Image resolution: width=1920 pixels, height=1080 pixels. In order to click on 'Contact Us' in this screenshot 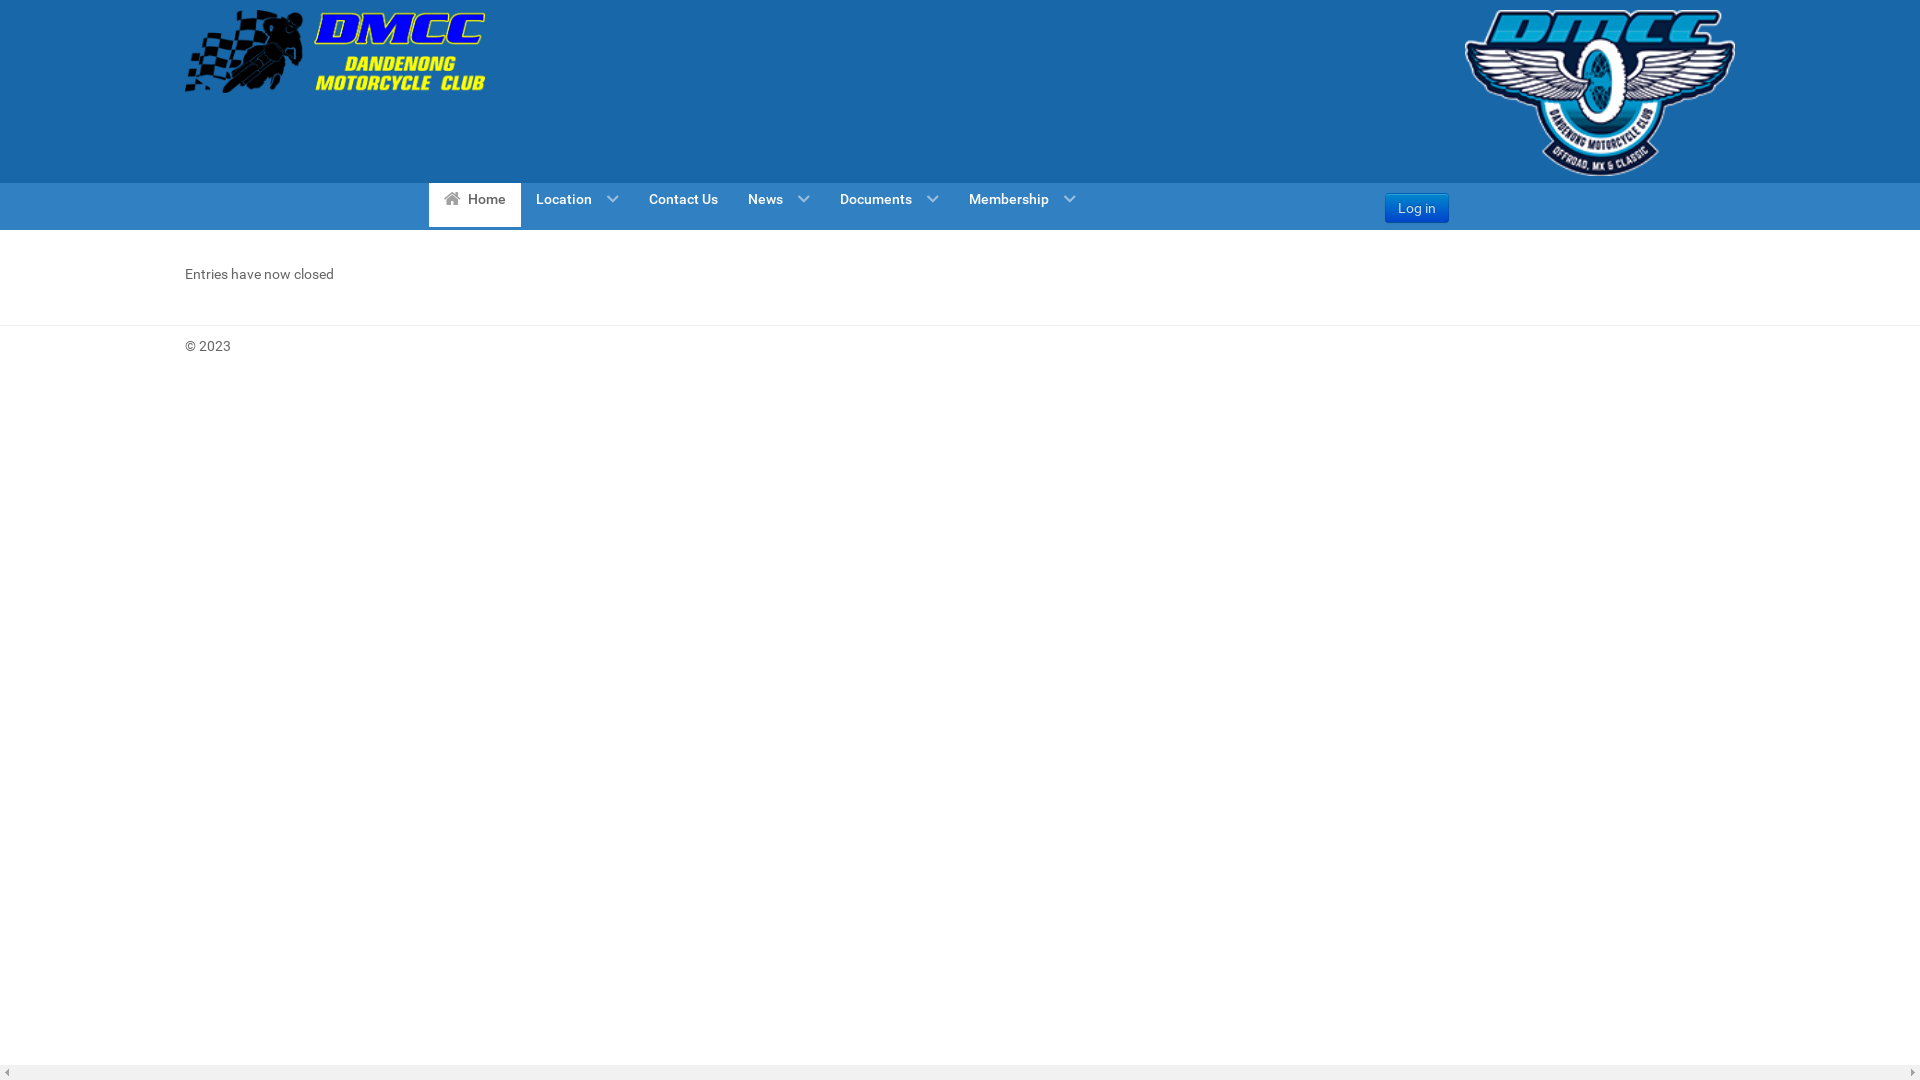, I will do `click(683, 197)`.